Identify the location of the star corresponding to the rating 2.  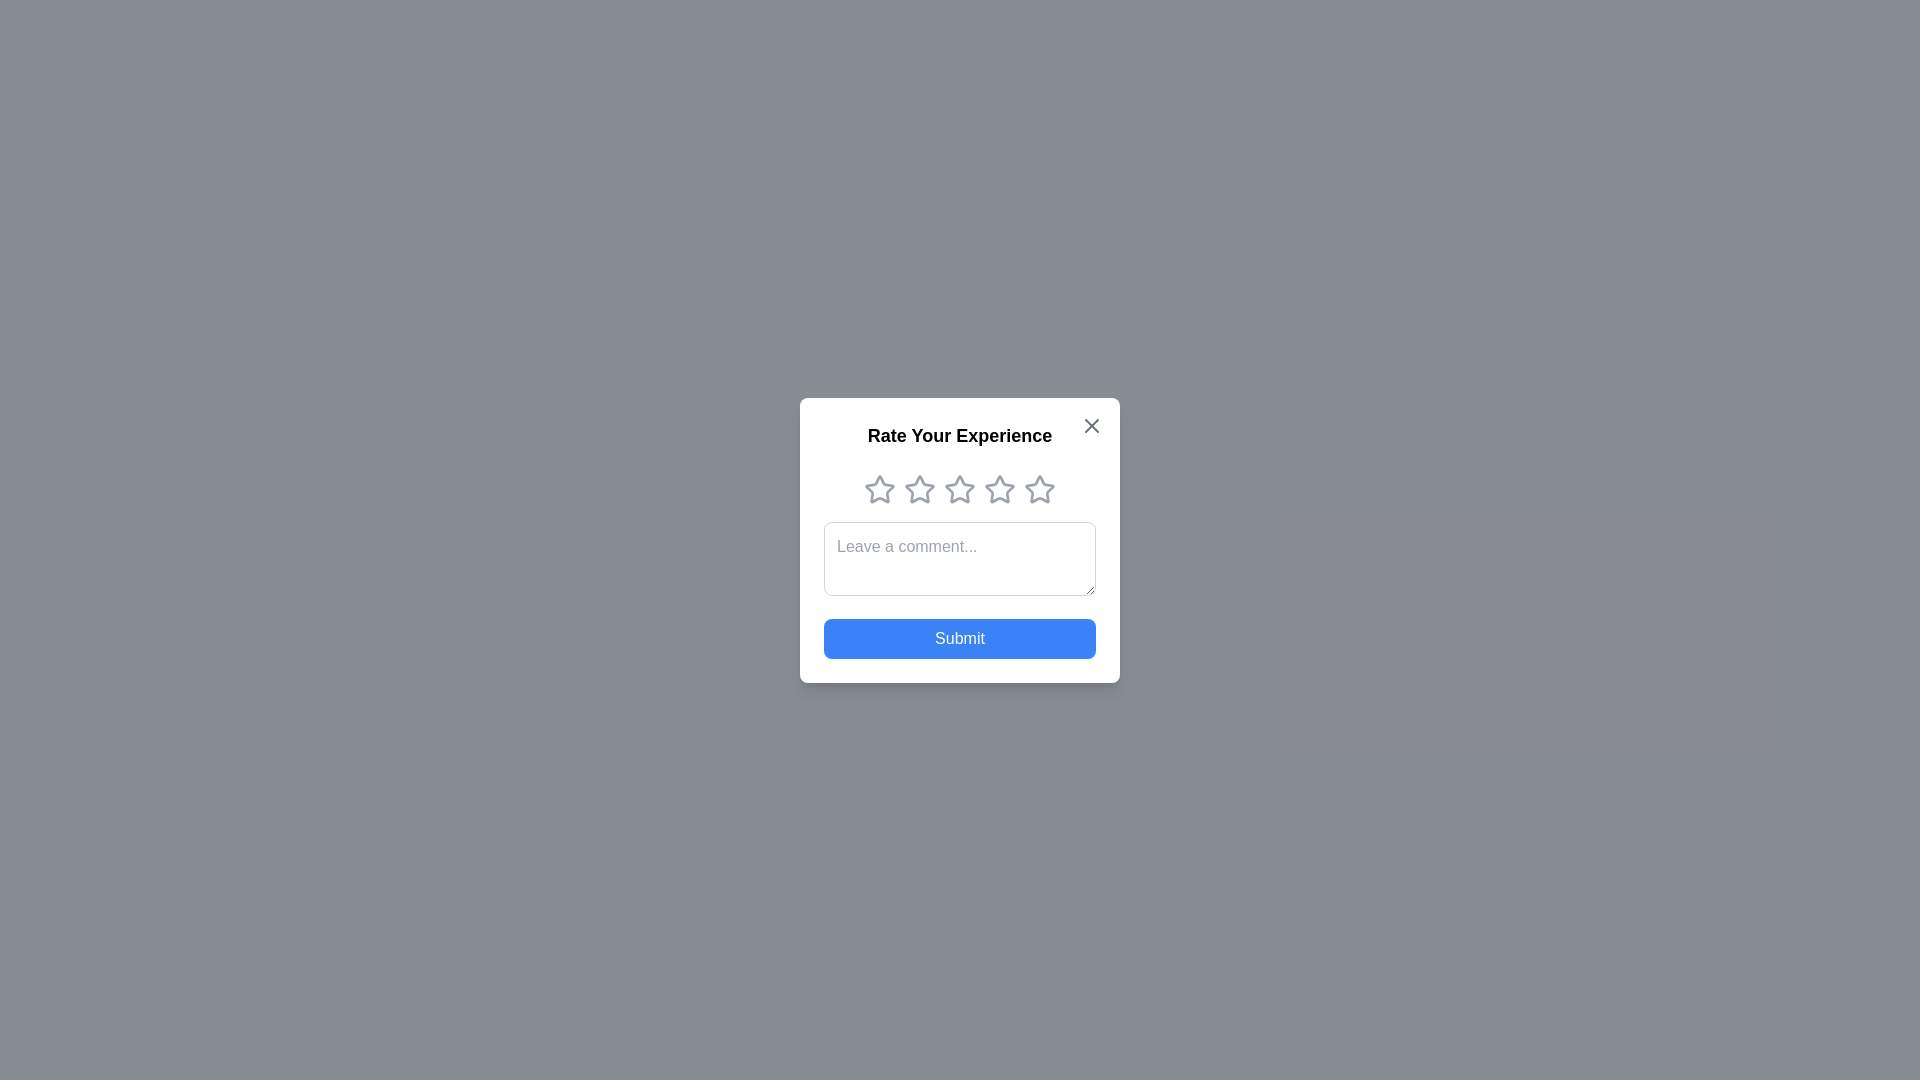
(919, 489).